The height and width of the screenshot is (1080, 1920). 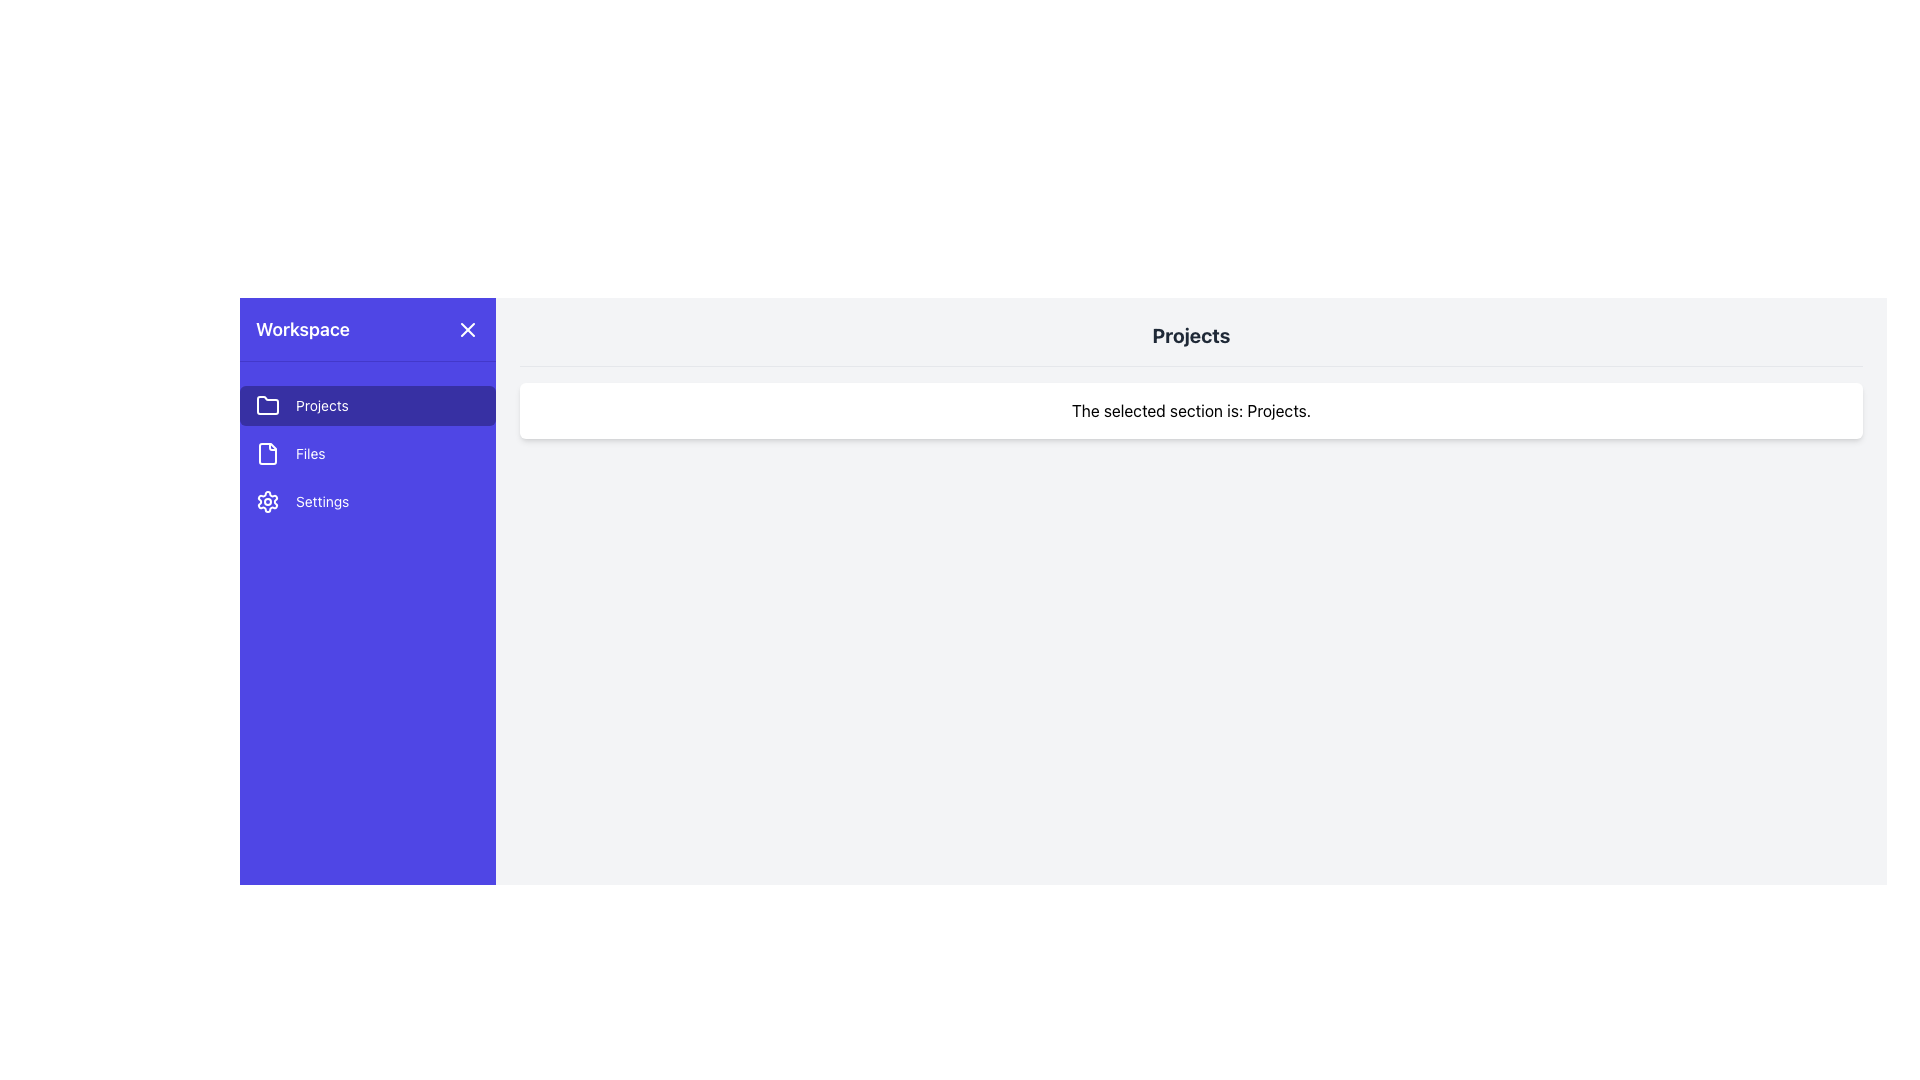 I want to click on the 'Settings' icon in the left-side navigation panel, so click(x=267, y=500).